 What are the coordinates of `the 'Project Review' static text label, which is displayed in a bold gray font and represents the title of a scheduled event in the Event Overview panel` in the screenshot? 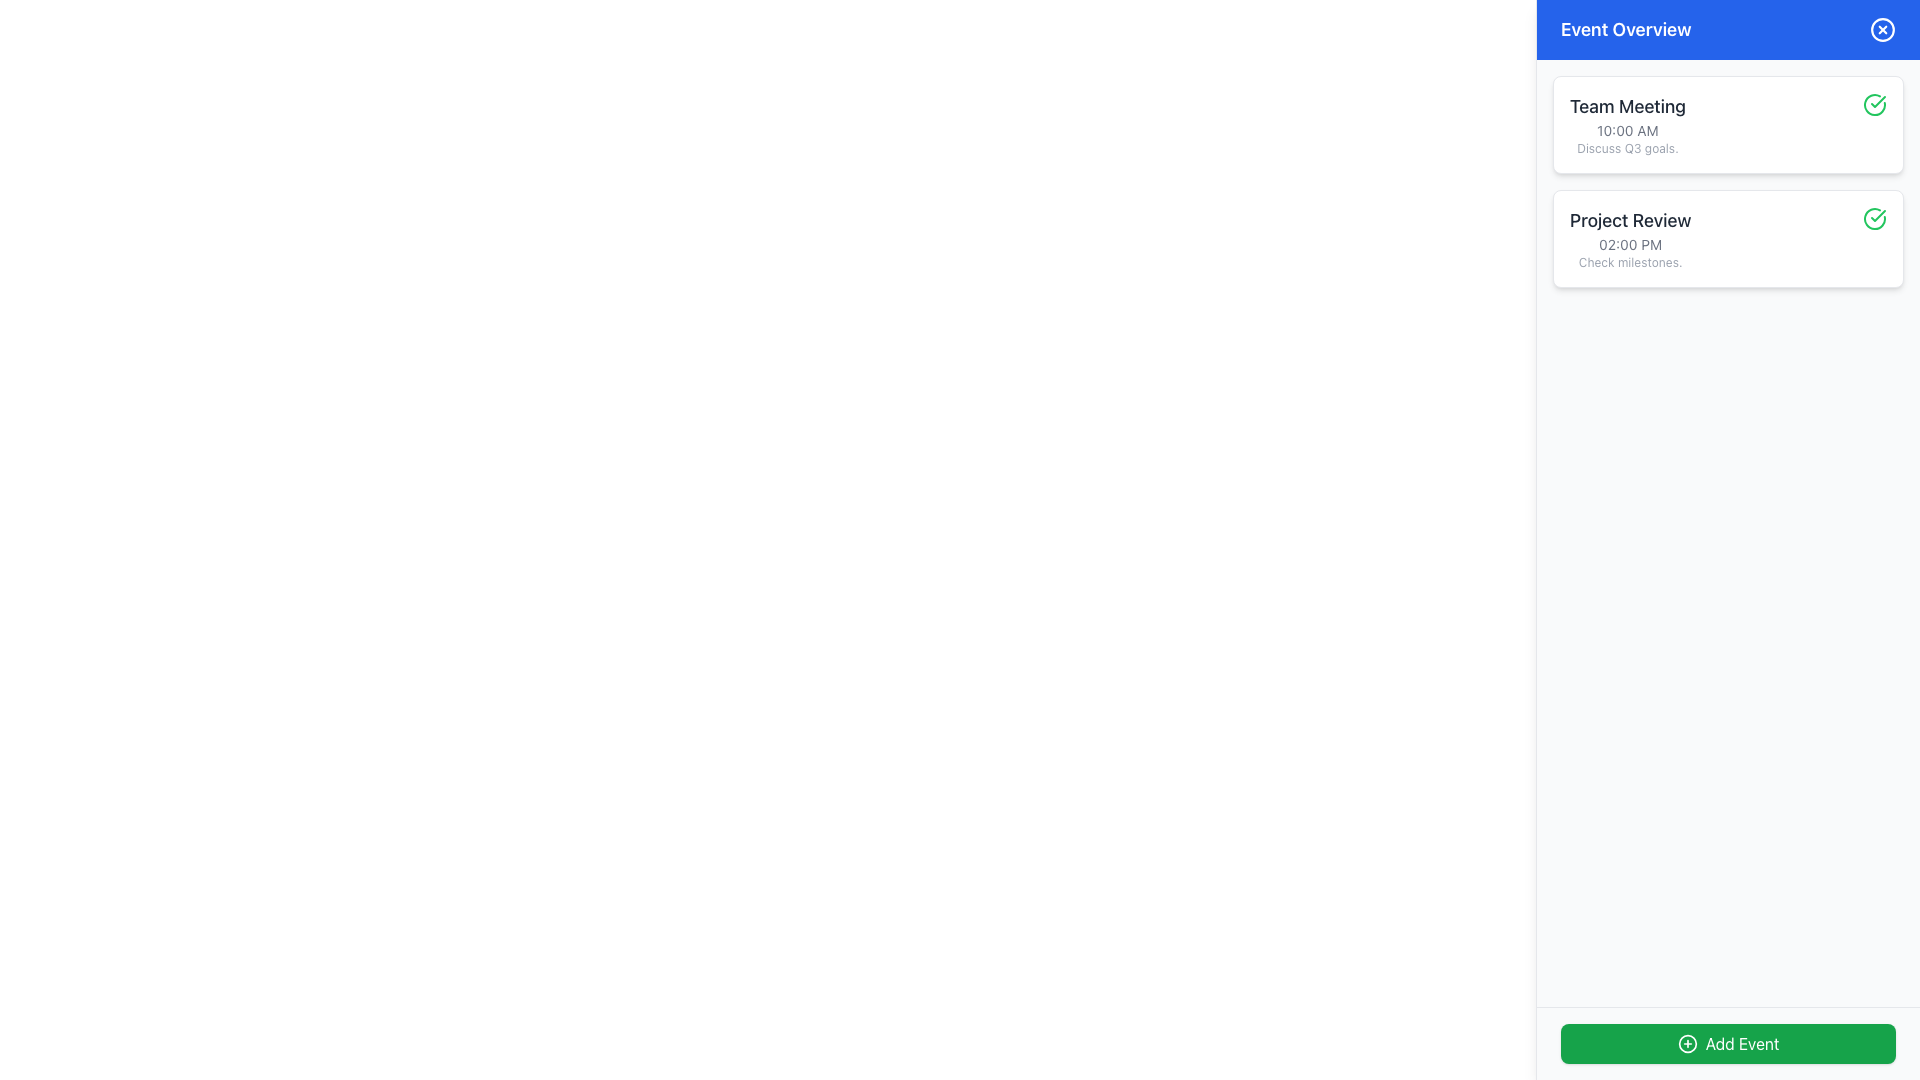 It's located at (1630, 220).